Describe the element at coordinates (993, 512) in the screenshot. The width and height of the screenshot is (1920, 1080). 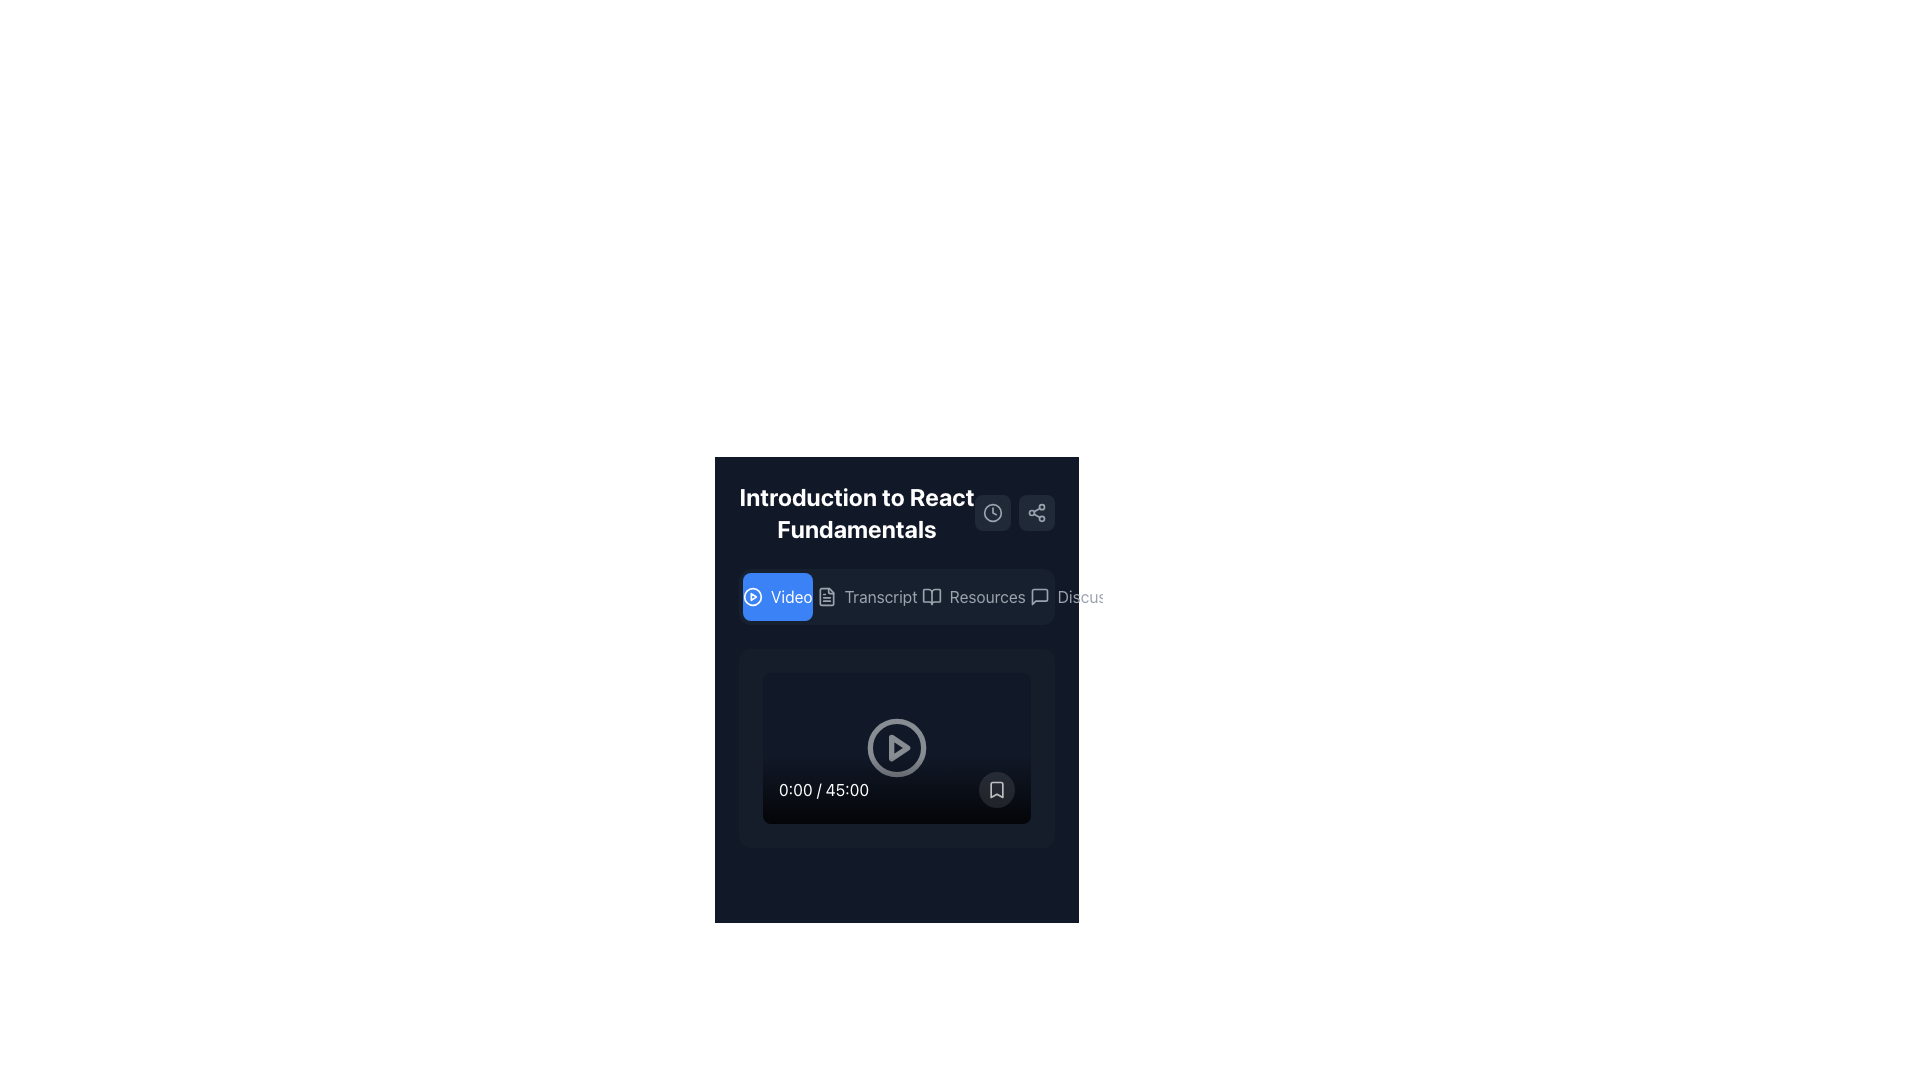
I see `the circular button with a clock icon located in the top-right section of the card layout, just to the right of the title text 'Introduction to React Fundamentals'` at that location.